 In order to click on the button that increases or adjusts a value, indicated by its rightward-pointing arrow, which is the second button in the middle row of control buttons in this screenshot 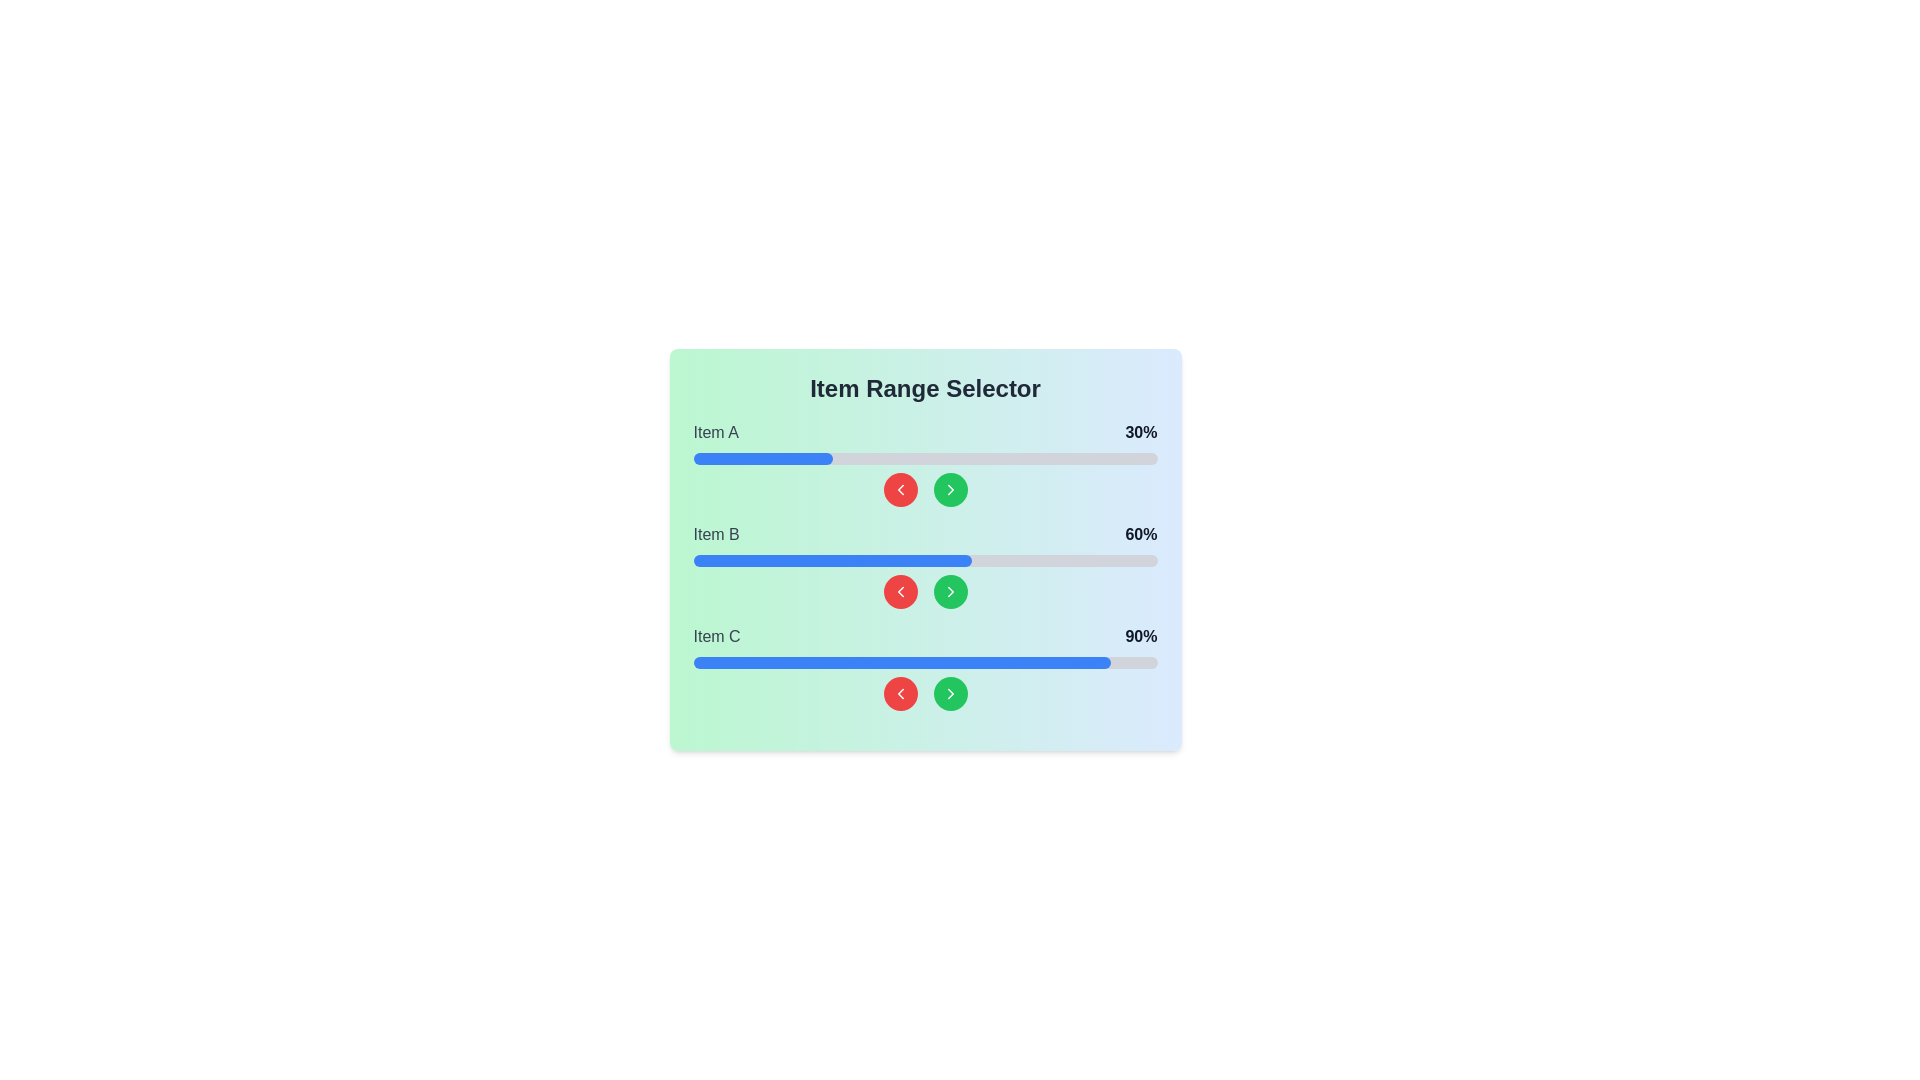, I will do `click(949, 489)`.